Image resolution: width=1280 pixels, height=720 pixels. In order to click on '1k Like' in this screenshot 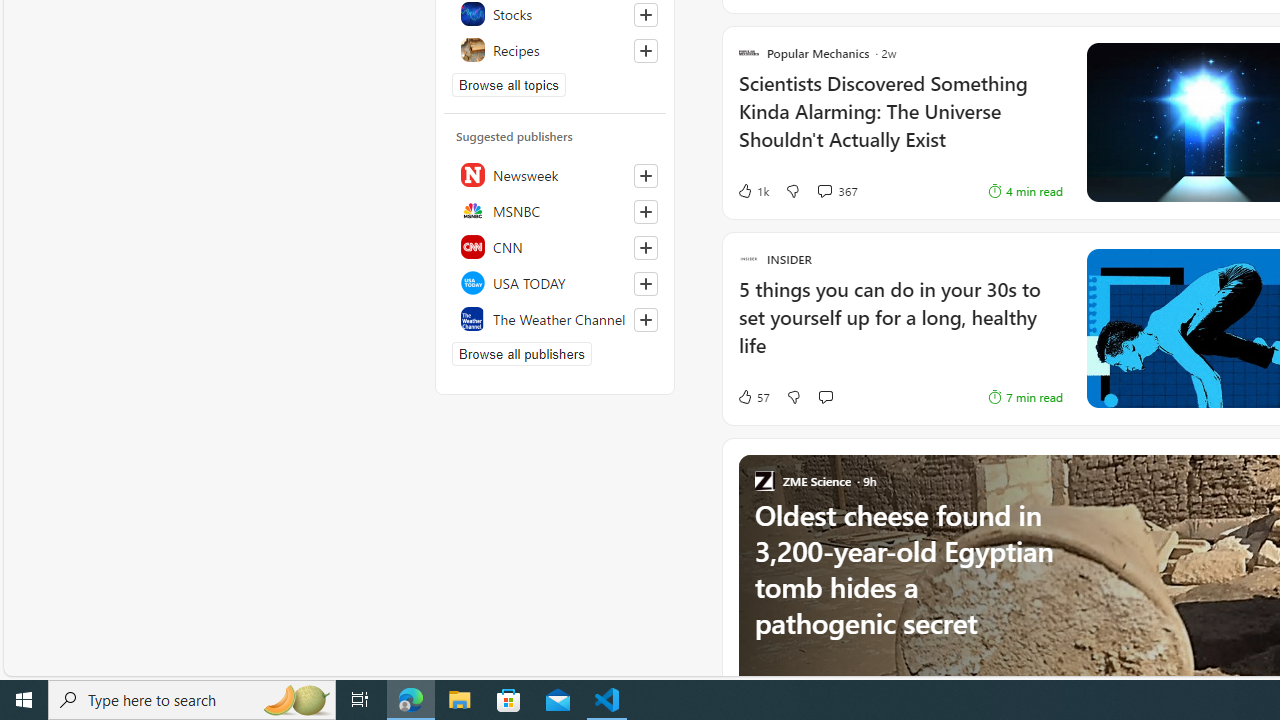, I will do `click(751, 191)`.